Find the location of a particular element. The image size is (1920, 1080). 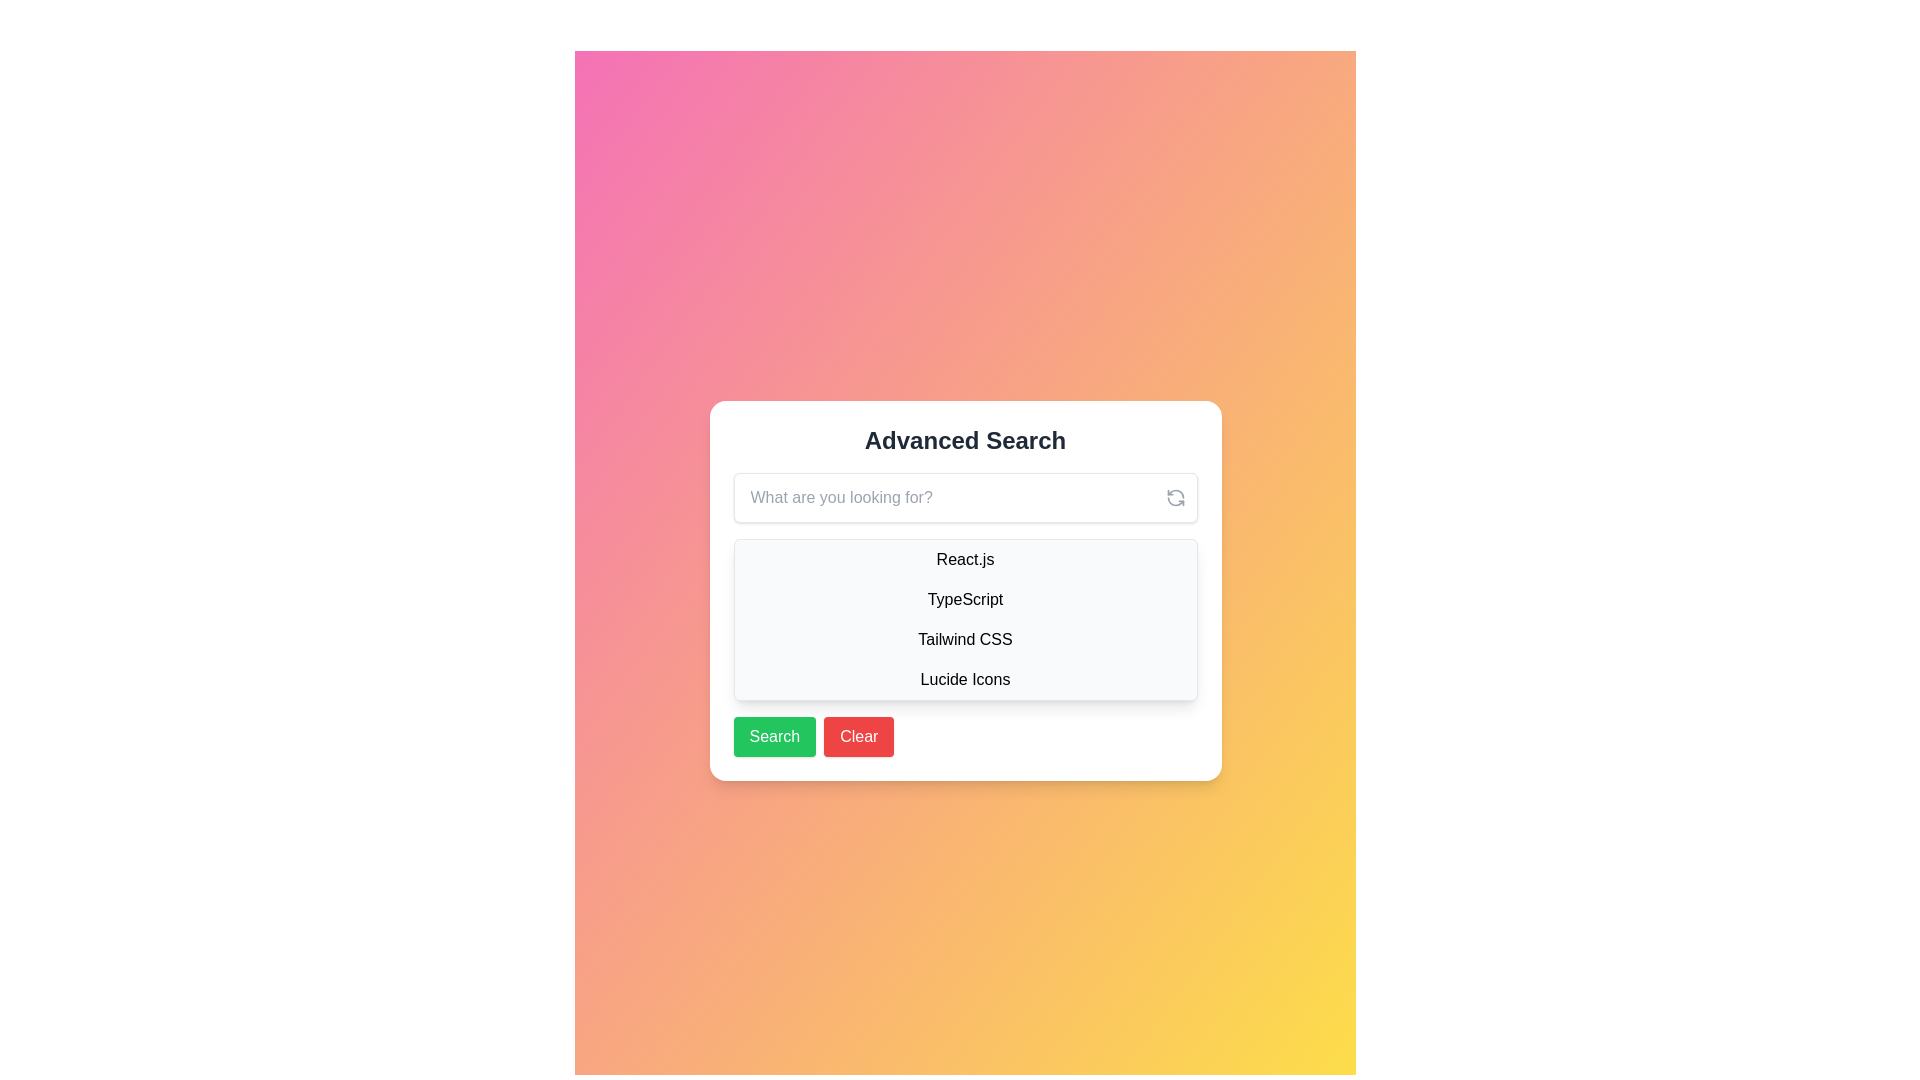

the circular refresh button located at the top-right corner of the text input field, which features a clockwise arrow symbol is located at coordinates (1175, 496).